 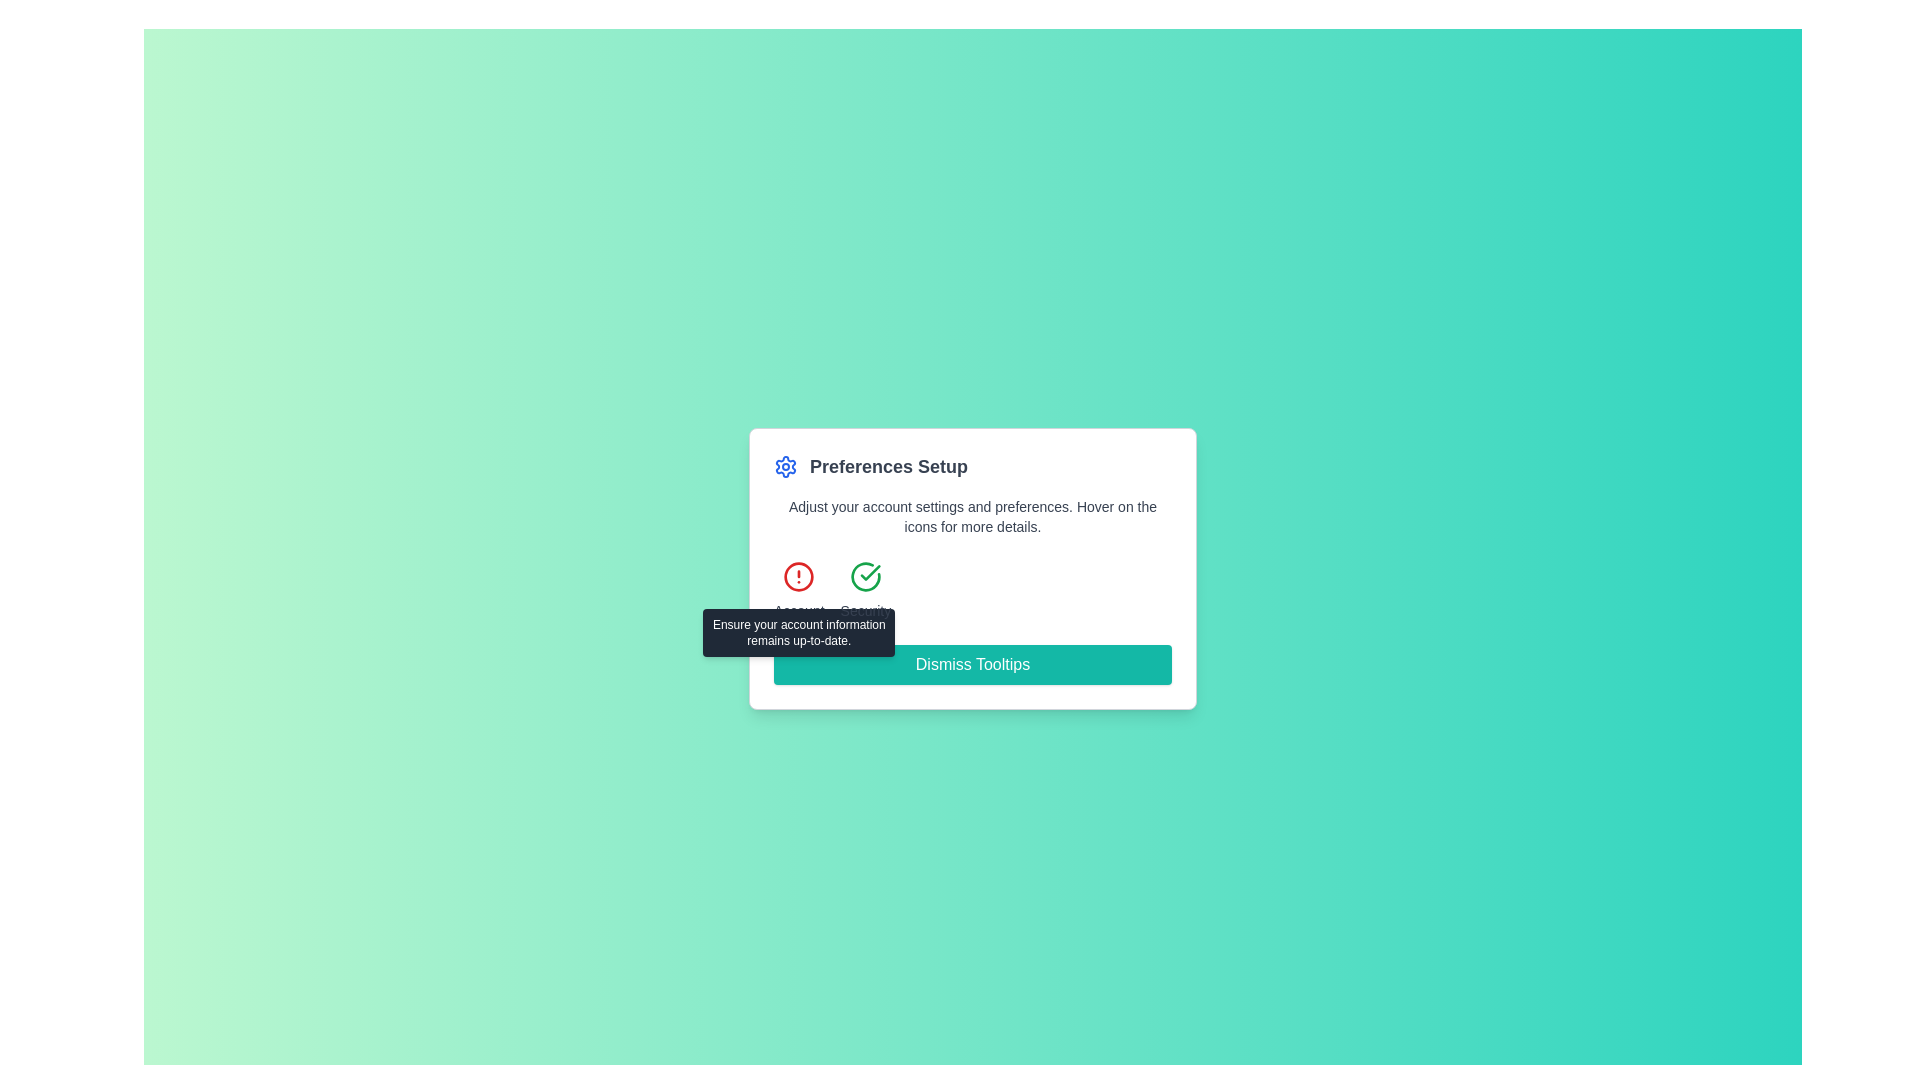 What do you see at coordinates (887, 466) in the screenshot?
I see `the Text (Heading) that summarizes the purpose of setting user preferences, positioned to the right of the settings gear icon in the modal dialog box` at bounding box center [887, 466].